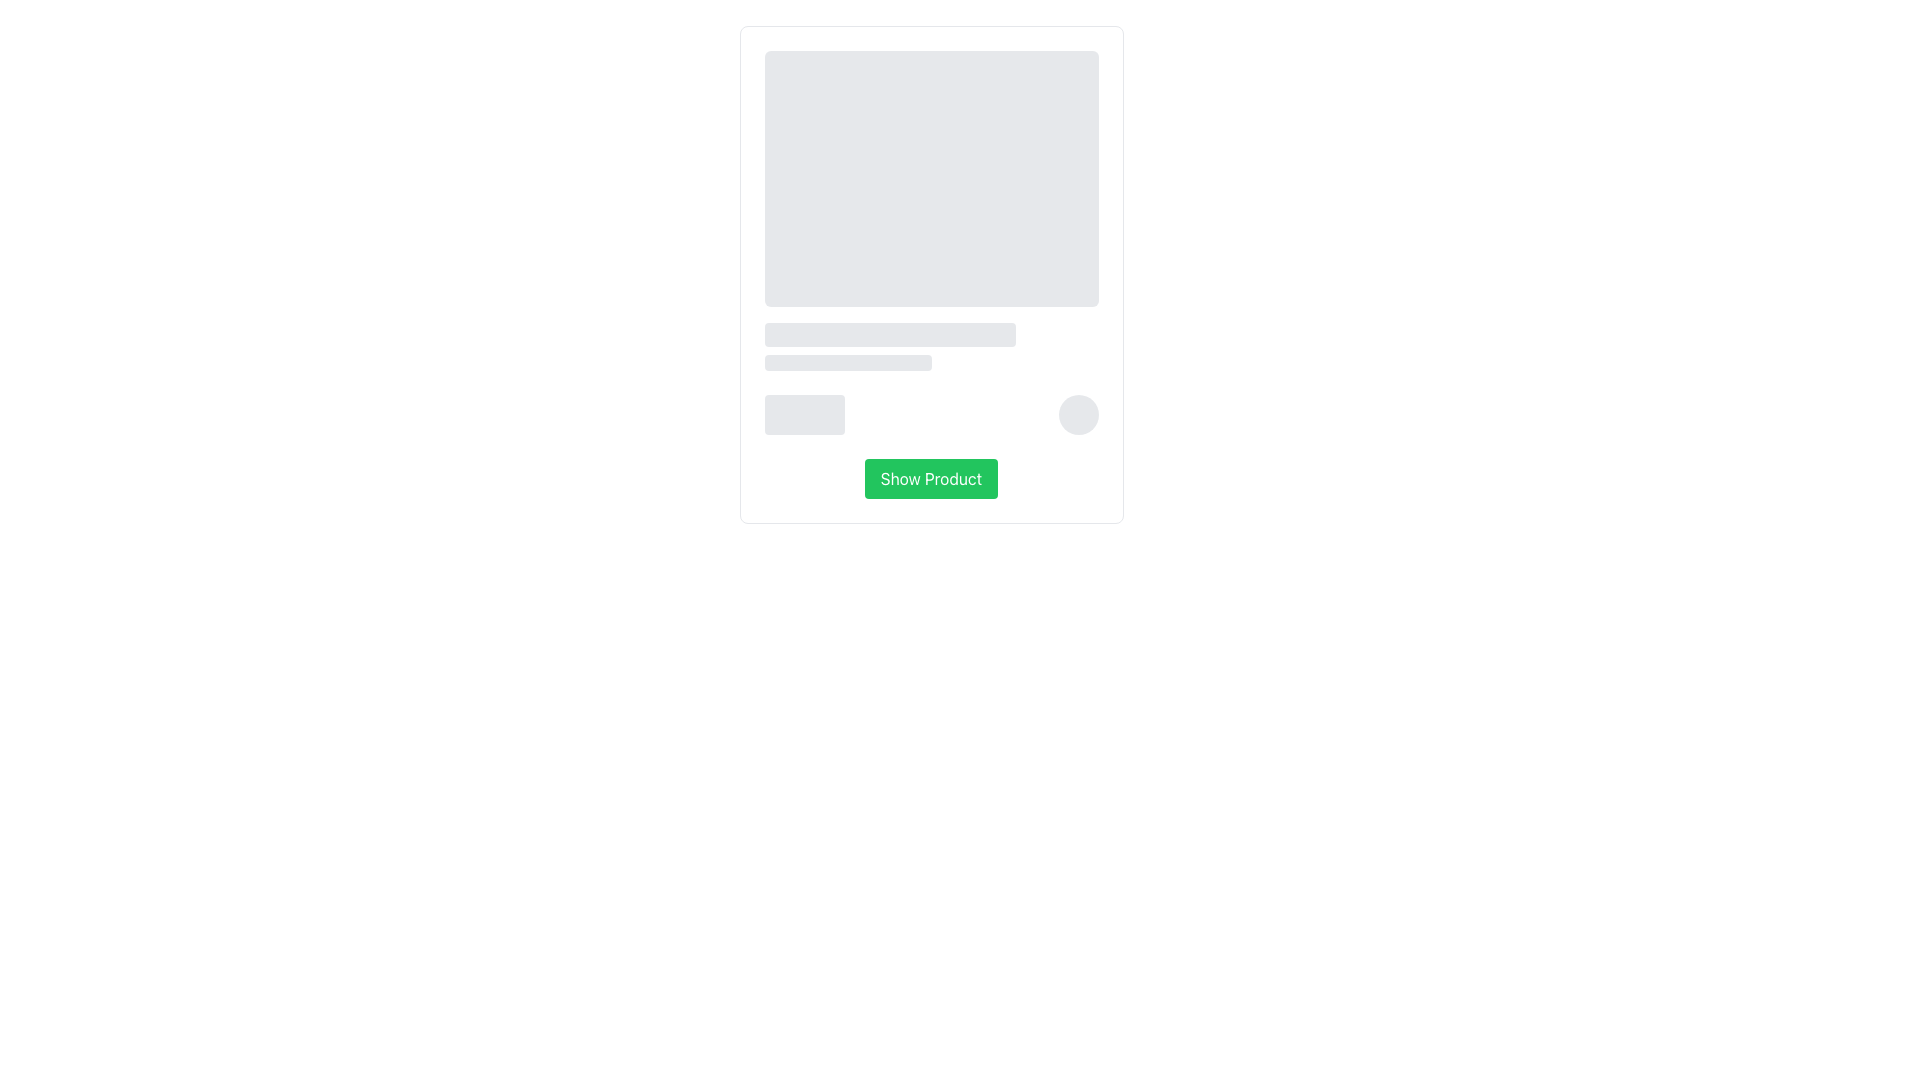 The image size is (1920, 1080). Describe the element at coordinates (930, 478) in the screenshot. I see `the green 'Show Product' button` at that location.